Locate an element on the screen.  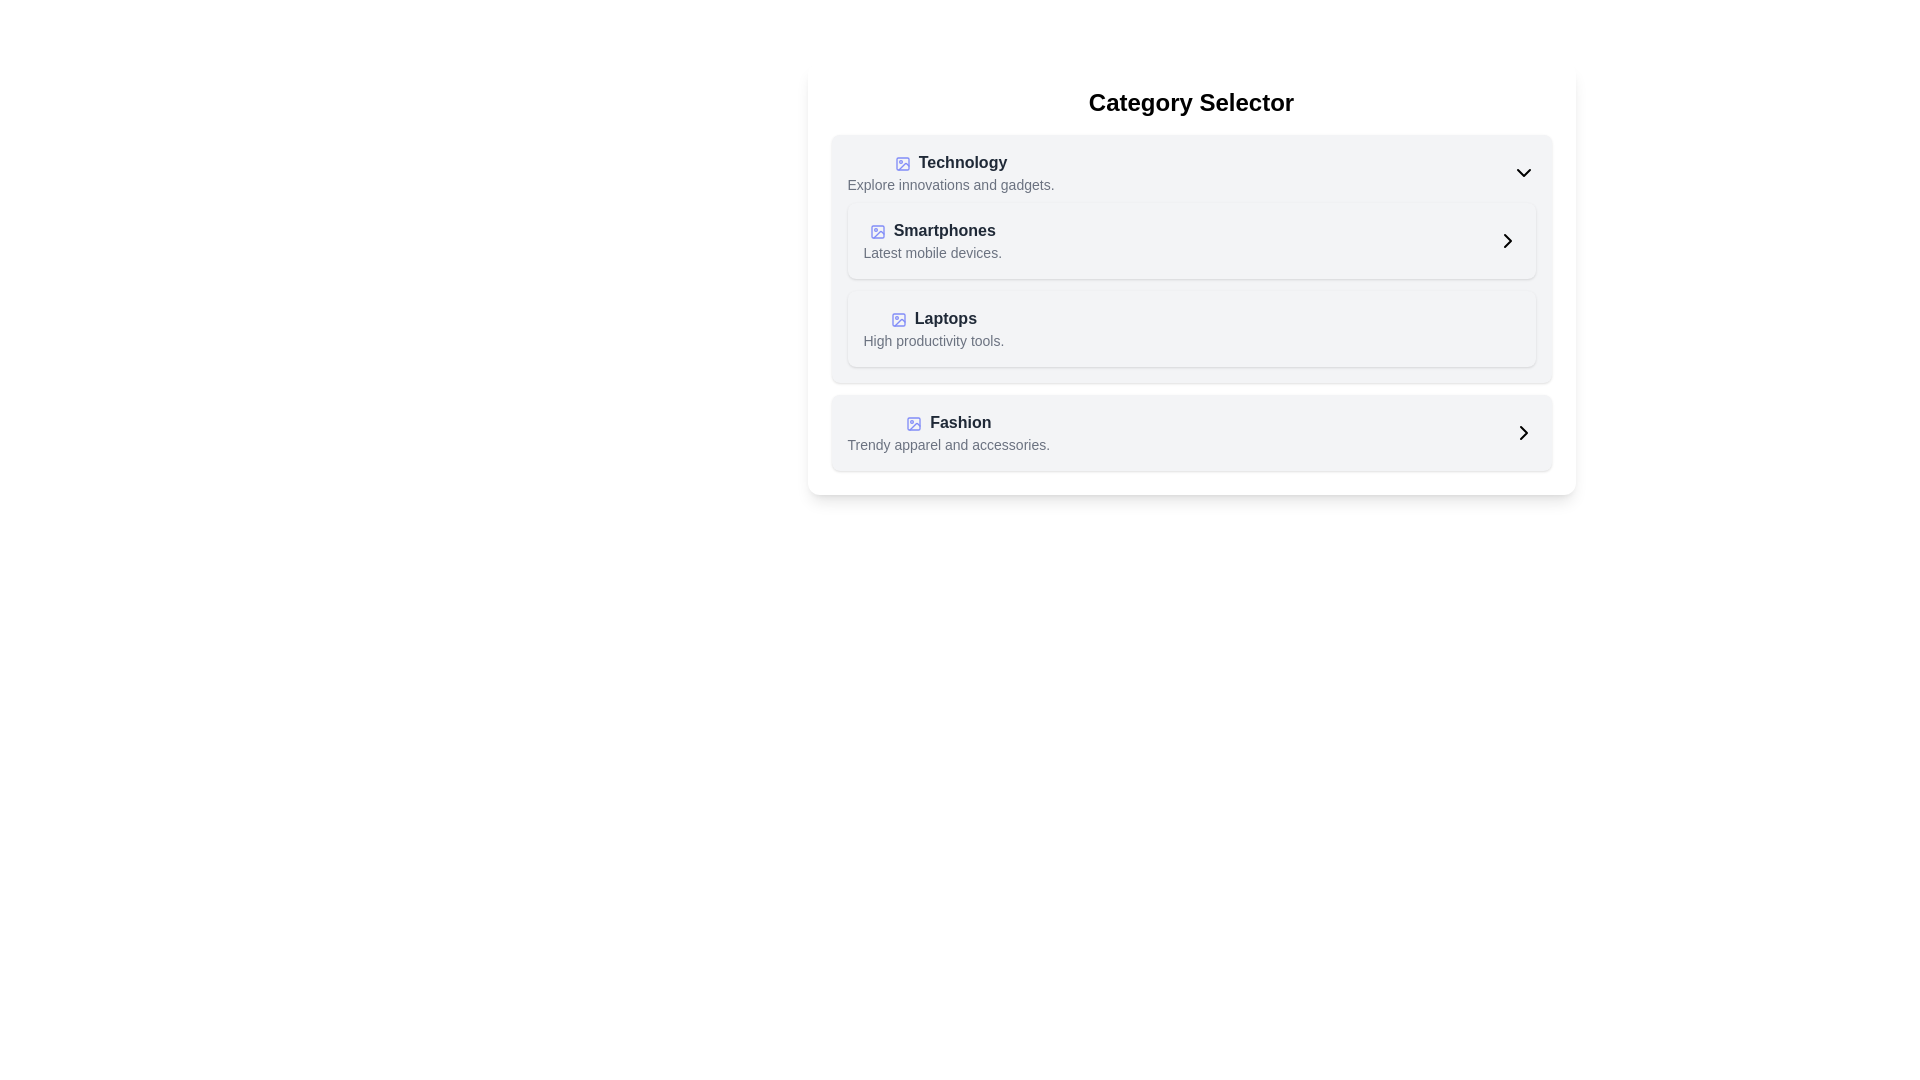
the 'Laptops' text label which serves as a category header indicating related content below the 'Smartphones' category is located at coordinates (944, 317).